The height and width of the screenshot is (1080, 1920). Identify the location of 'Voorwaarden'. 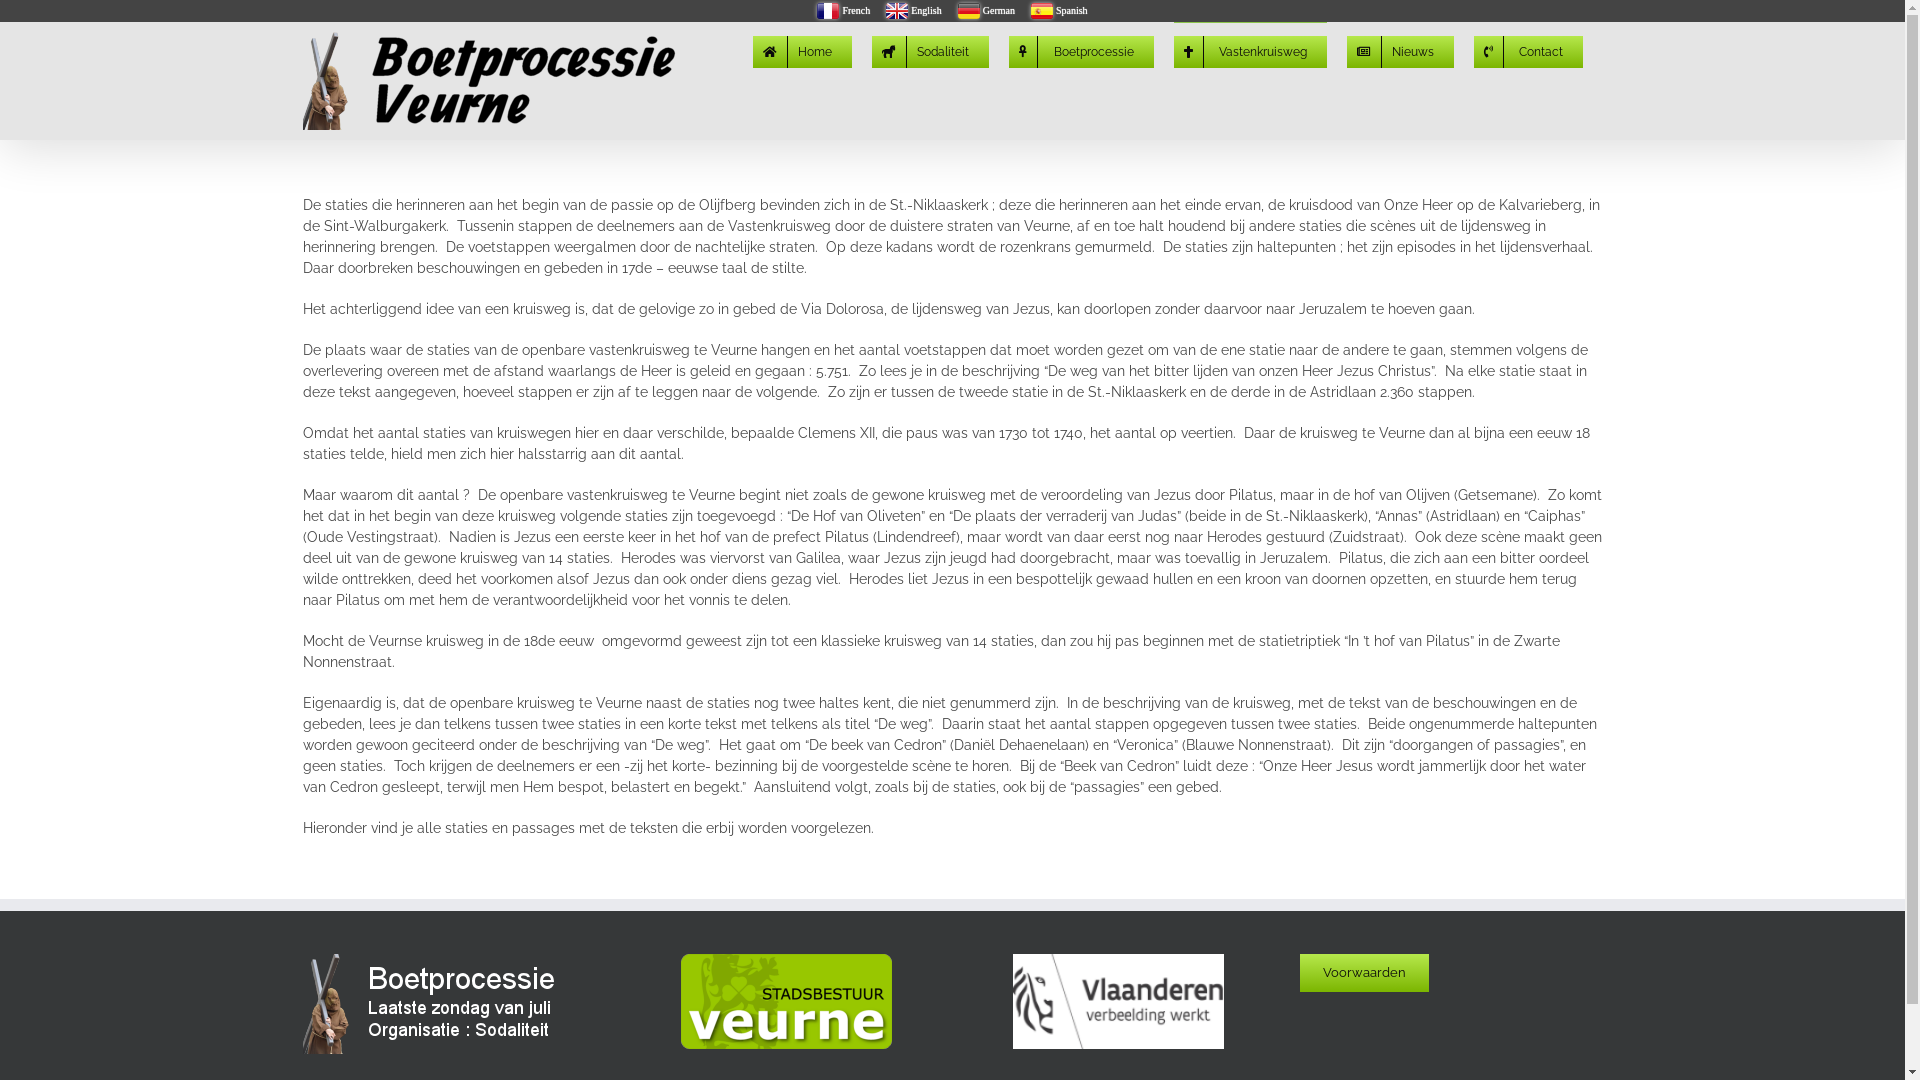
(1300, 971).